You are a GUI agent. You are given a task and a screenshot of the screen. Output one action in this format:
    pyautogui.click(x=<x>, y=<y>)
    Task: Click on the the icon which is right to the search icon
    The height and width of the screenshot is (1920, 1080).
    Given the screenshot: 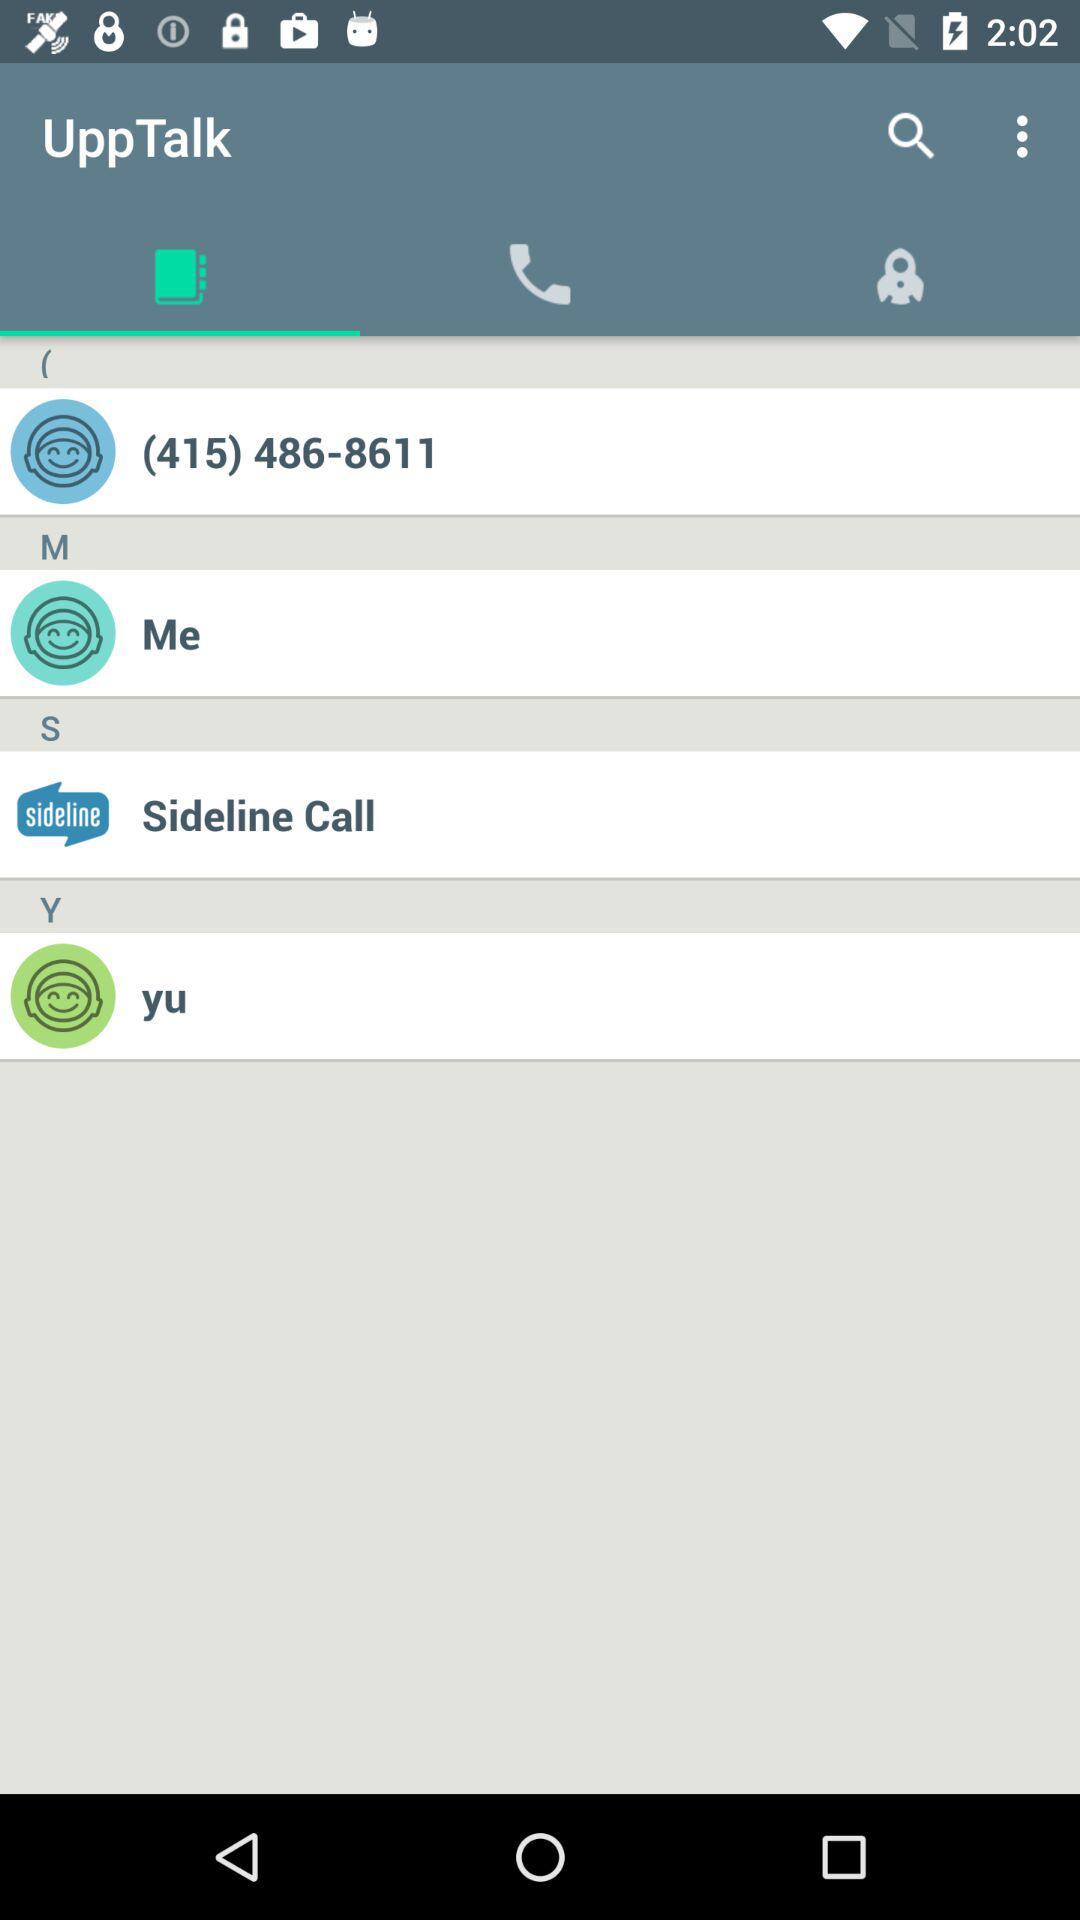 What is the action you would take?
    pyautogui.click(x=1027, y=136)
    